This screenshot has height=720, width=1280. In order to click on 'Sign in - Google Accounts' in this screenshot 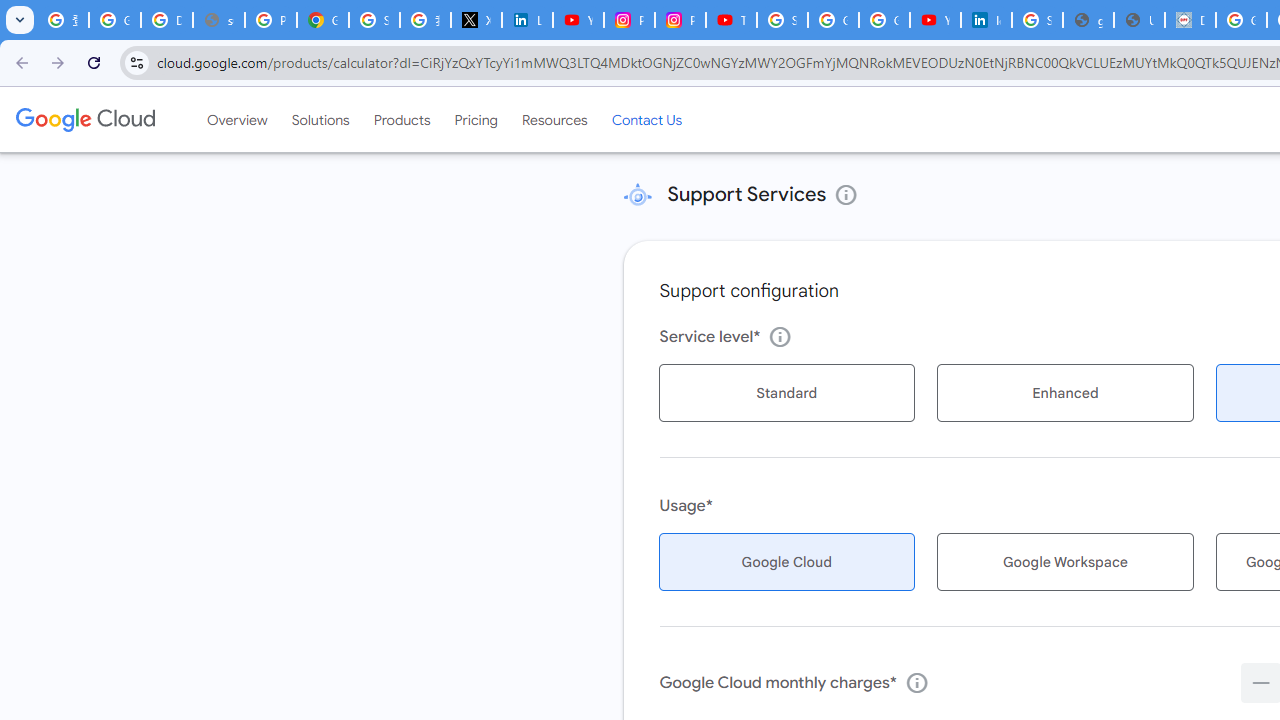, I will do `click(375, 20)`.